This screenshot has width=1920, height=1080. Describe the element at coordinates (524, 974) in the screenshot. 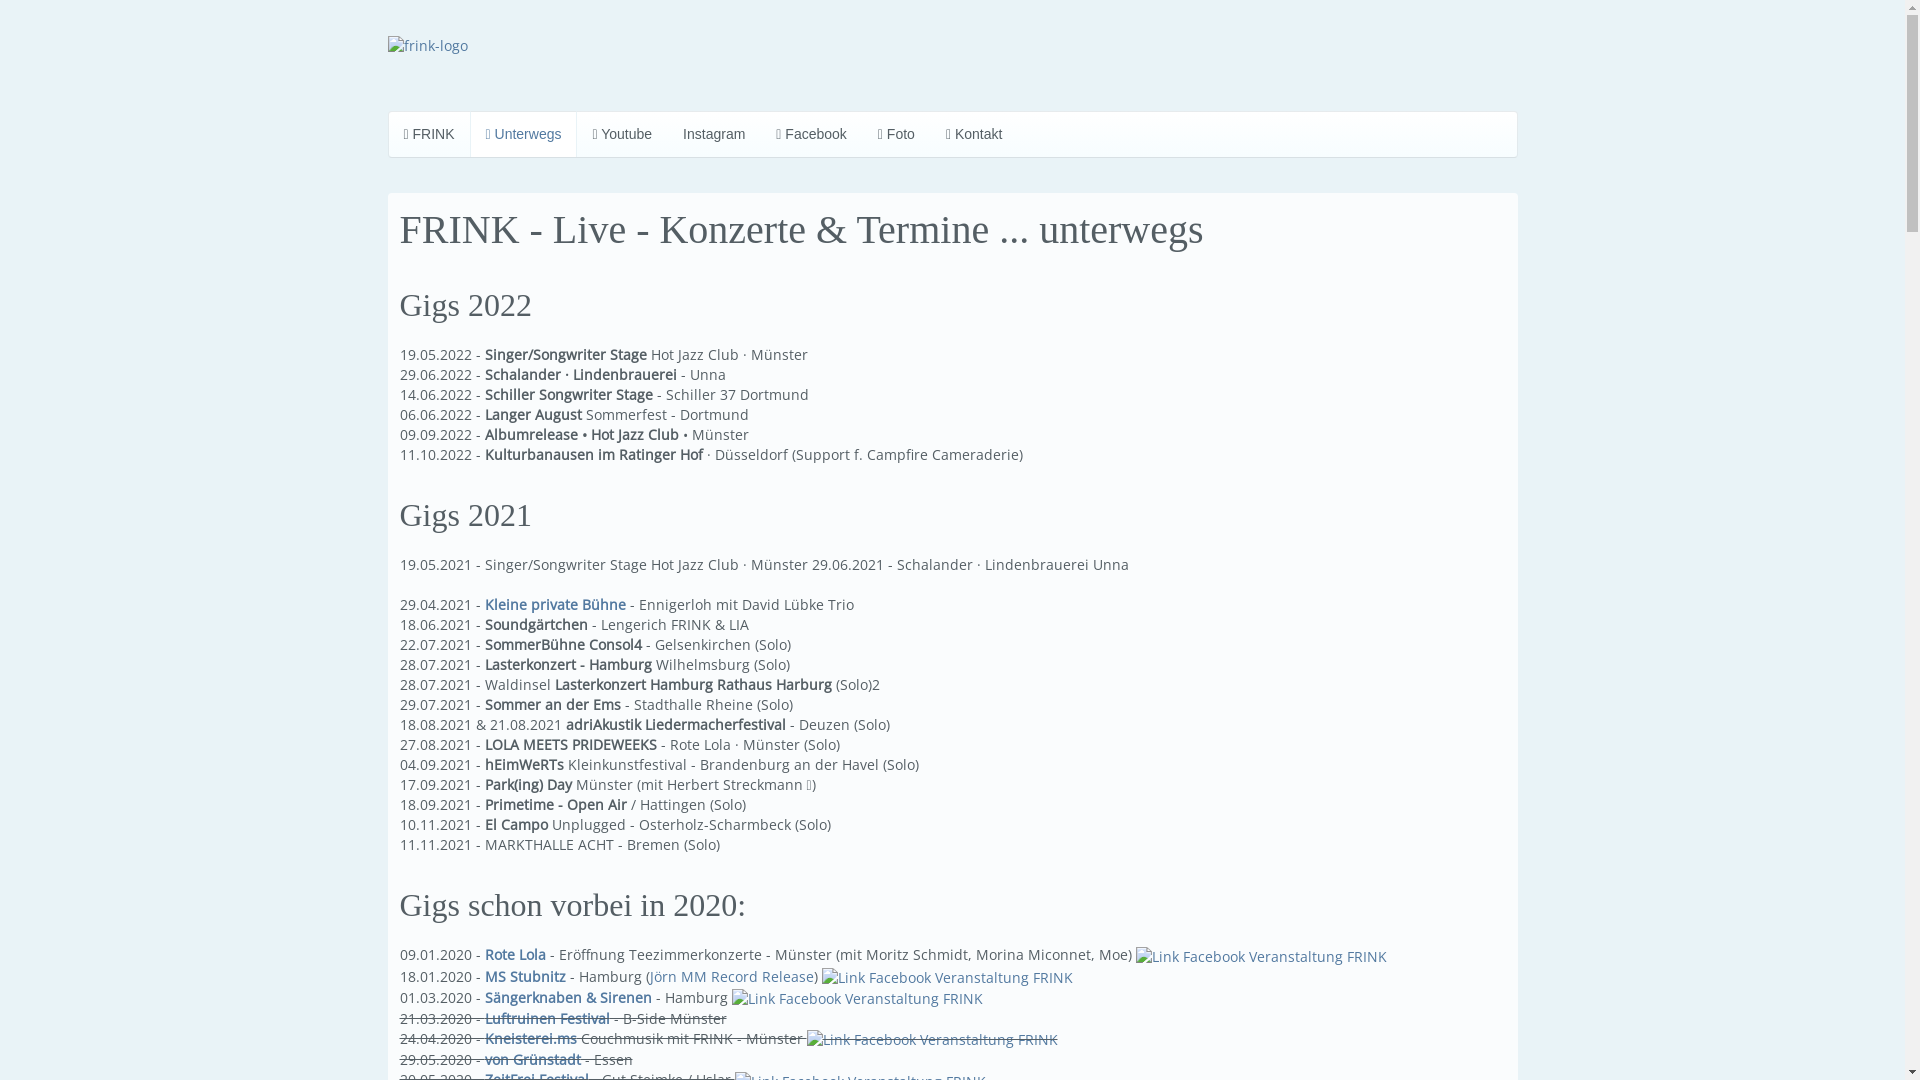

I see `'MS Stubnitz'` at that location.